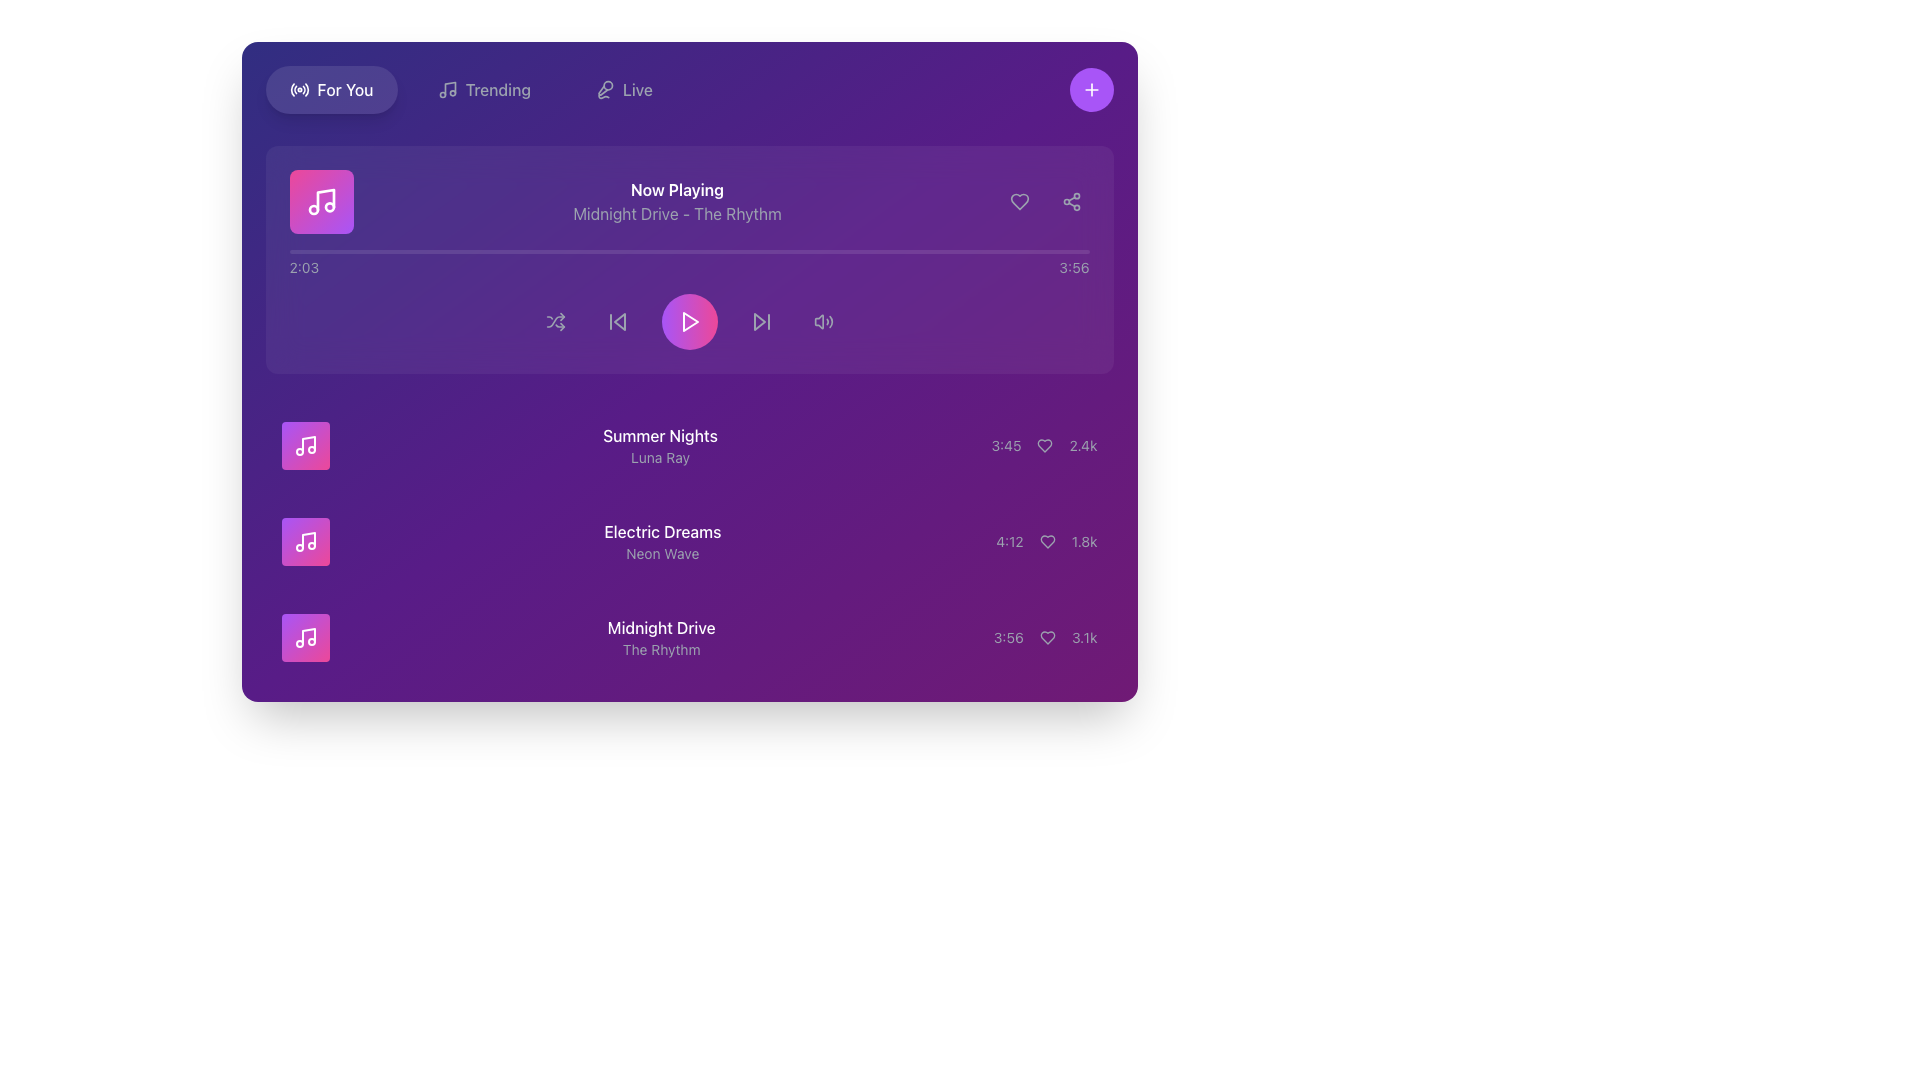 Image resolution: width=1920 pixels, height=1080 pixels. Describe the element at coordinates (689, 250) in the screenshot. I see `the Progress bar located below the 'Now Playing' section in the music player interface` at that location.